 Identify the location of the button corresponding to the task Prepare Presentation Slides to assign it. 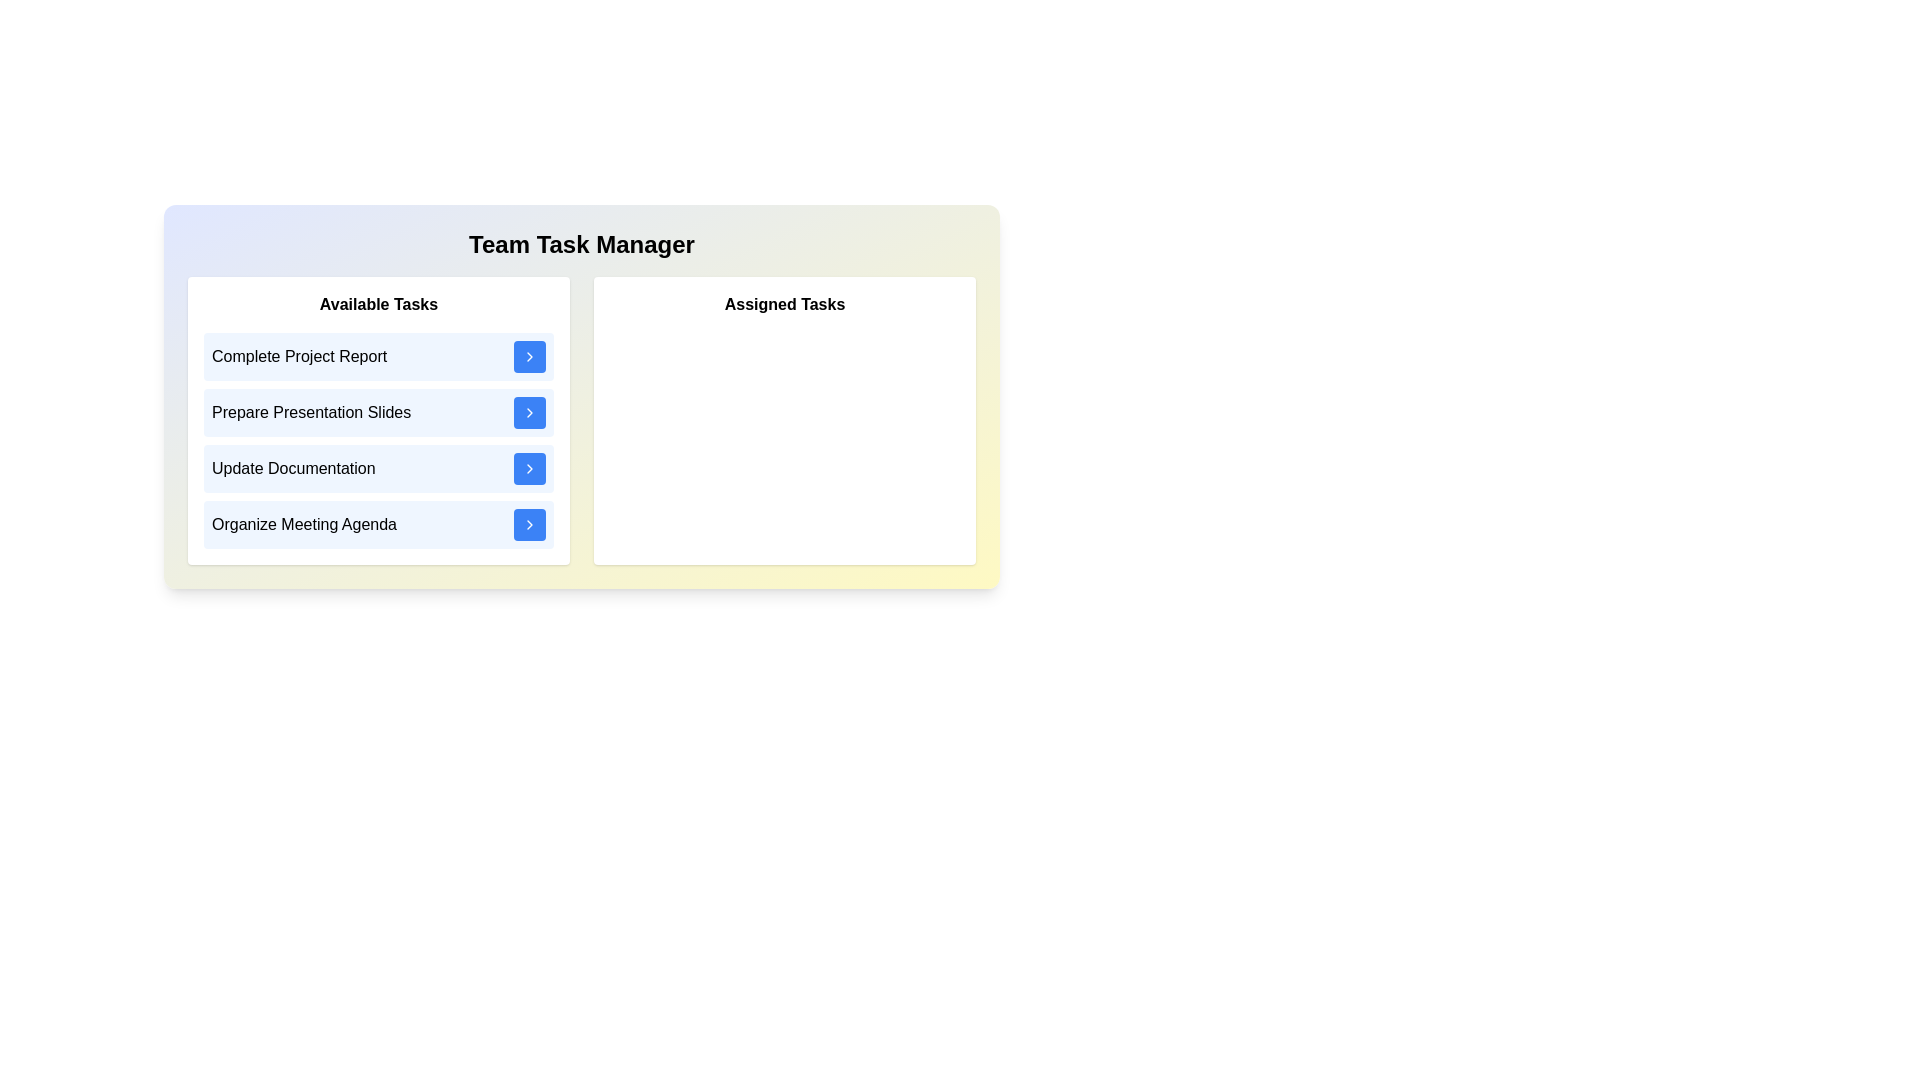
(529, 411).